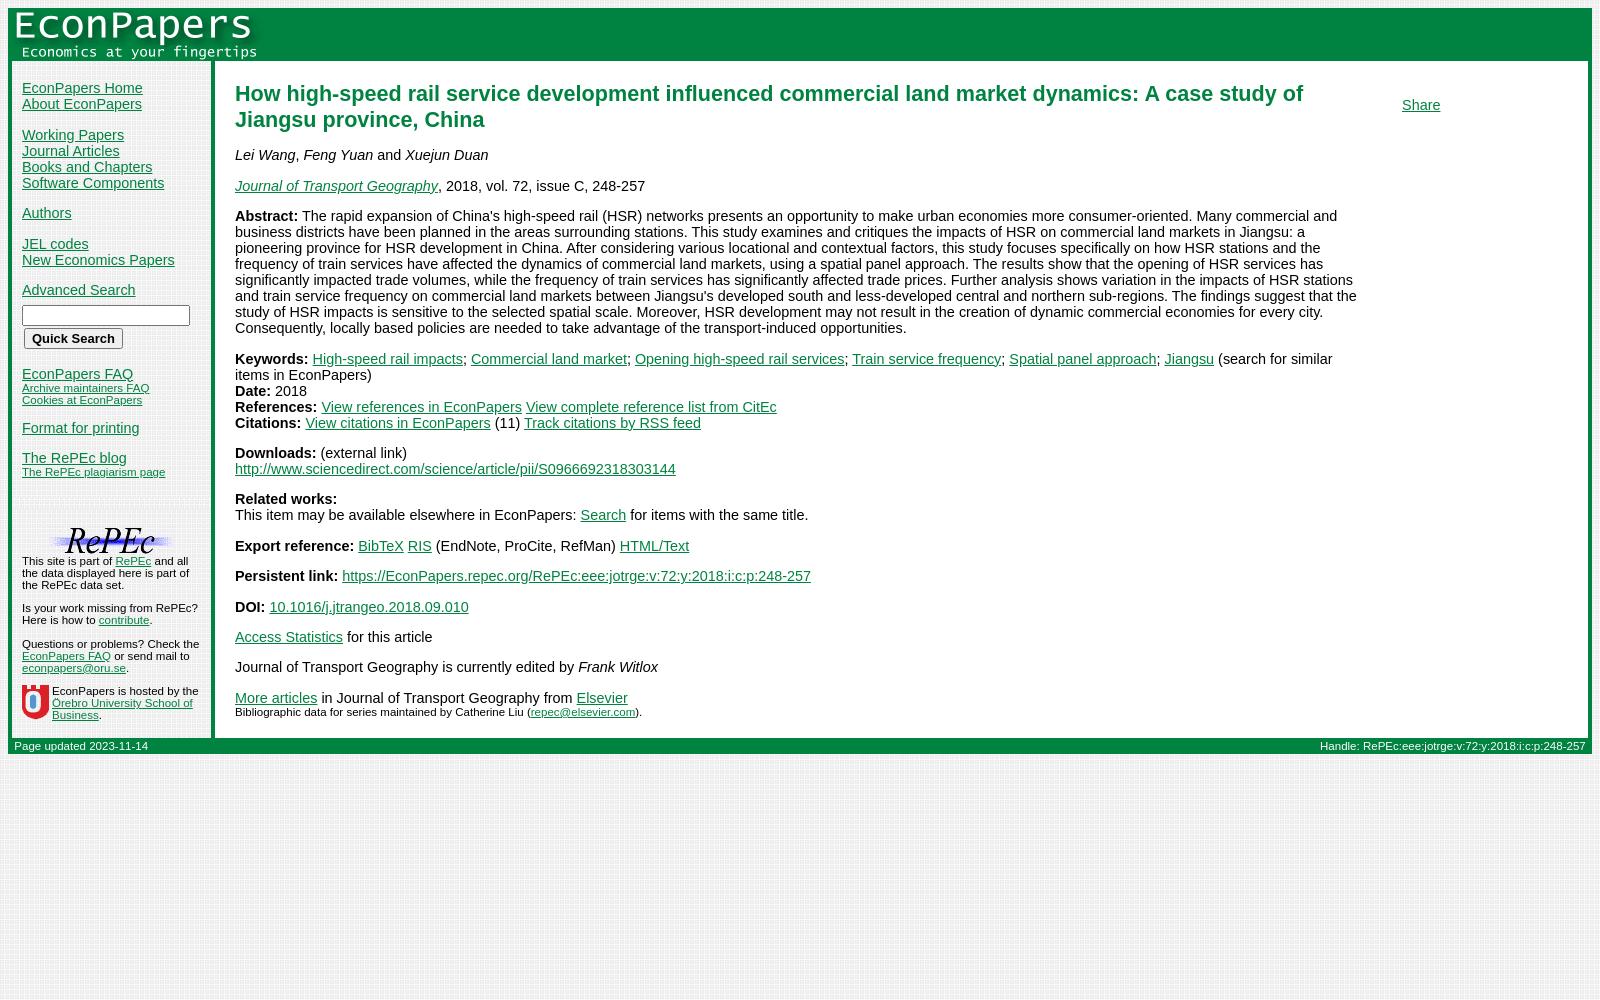 The height and width of the screenshot is (1000, 1600). I want to click on 'This site is part of', so click(21, 560).